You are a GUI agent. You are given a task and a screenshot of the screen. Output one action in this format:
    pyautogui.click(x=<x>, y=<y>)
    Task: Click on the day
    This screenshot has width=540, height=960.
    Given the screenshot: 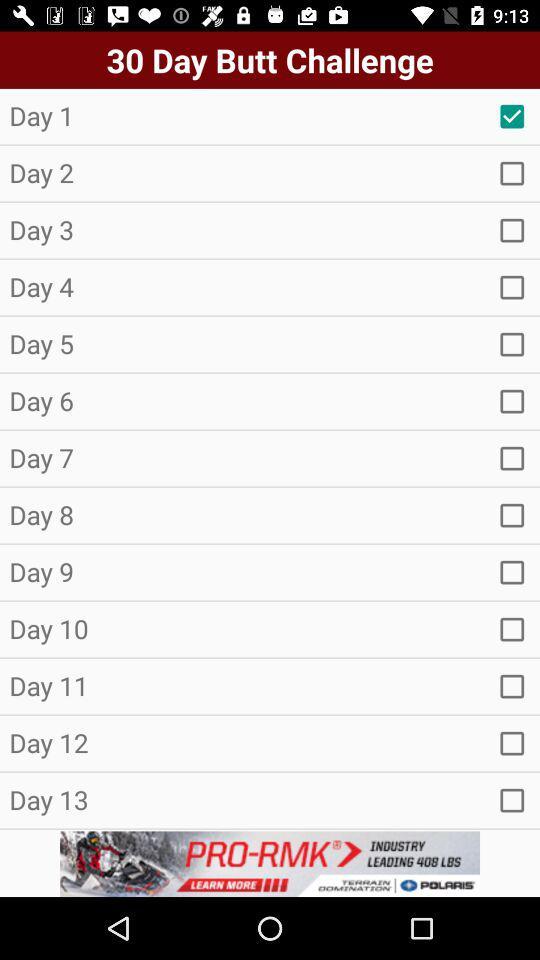 What is the action you would take?
    pyautogui.click(x=512, y=458)
    